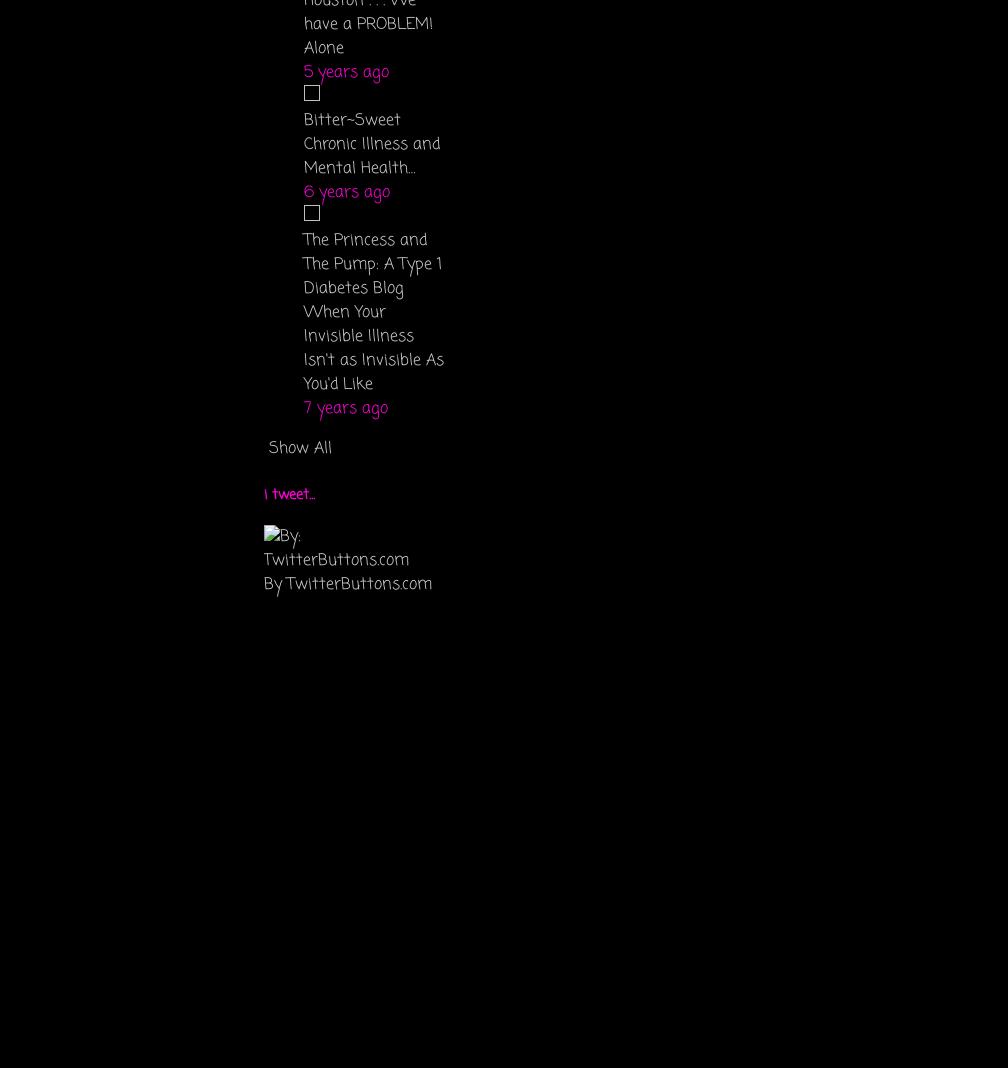 The width and height of the screenshot is (1008, 1068). Describe the element at coordinates (346, 192) in the screenshot. I see `'6 years ago'` at that location.